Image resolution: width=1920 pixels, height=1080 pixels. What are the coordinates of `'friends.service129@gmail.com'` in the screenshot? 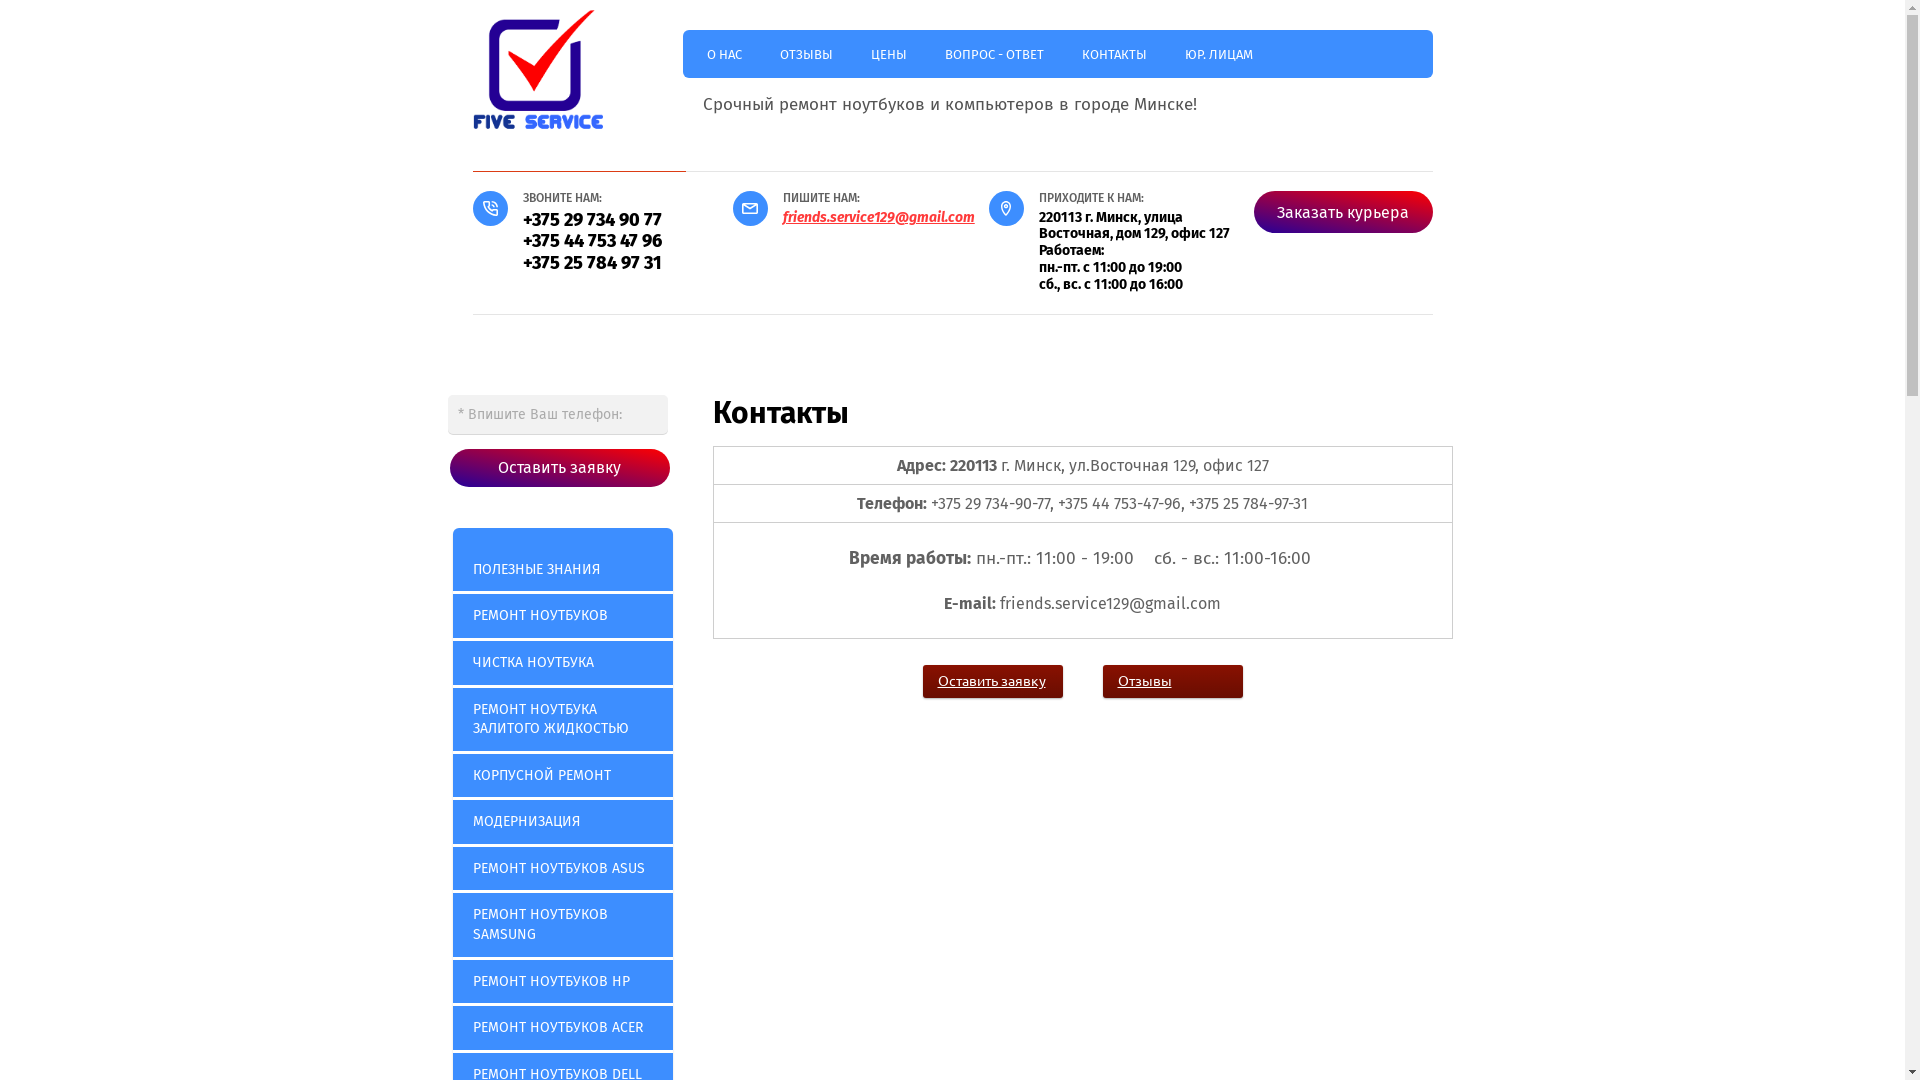 It's located at (878, 217).